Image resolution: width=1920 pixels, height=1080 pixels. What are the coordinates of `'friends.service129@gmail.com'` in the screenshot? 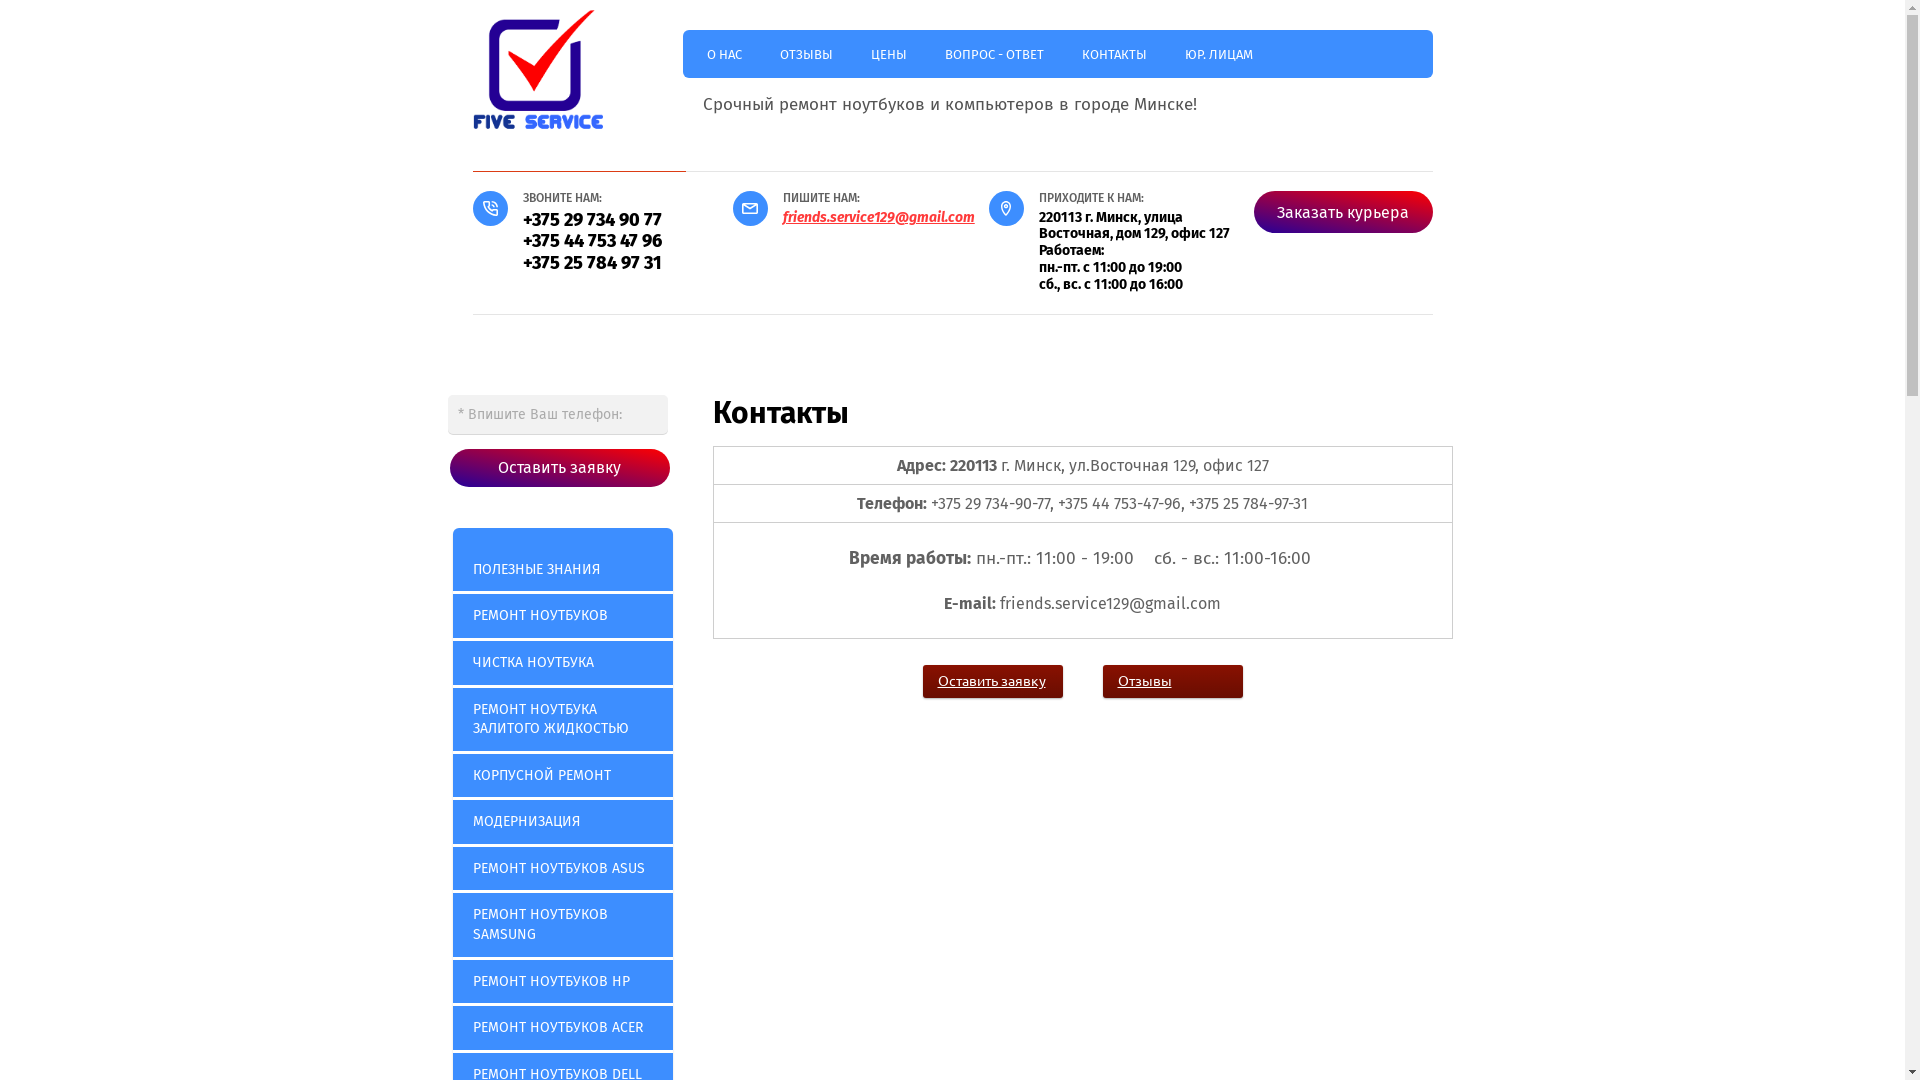 It's located at (878, 217).